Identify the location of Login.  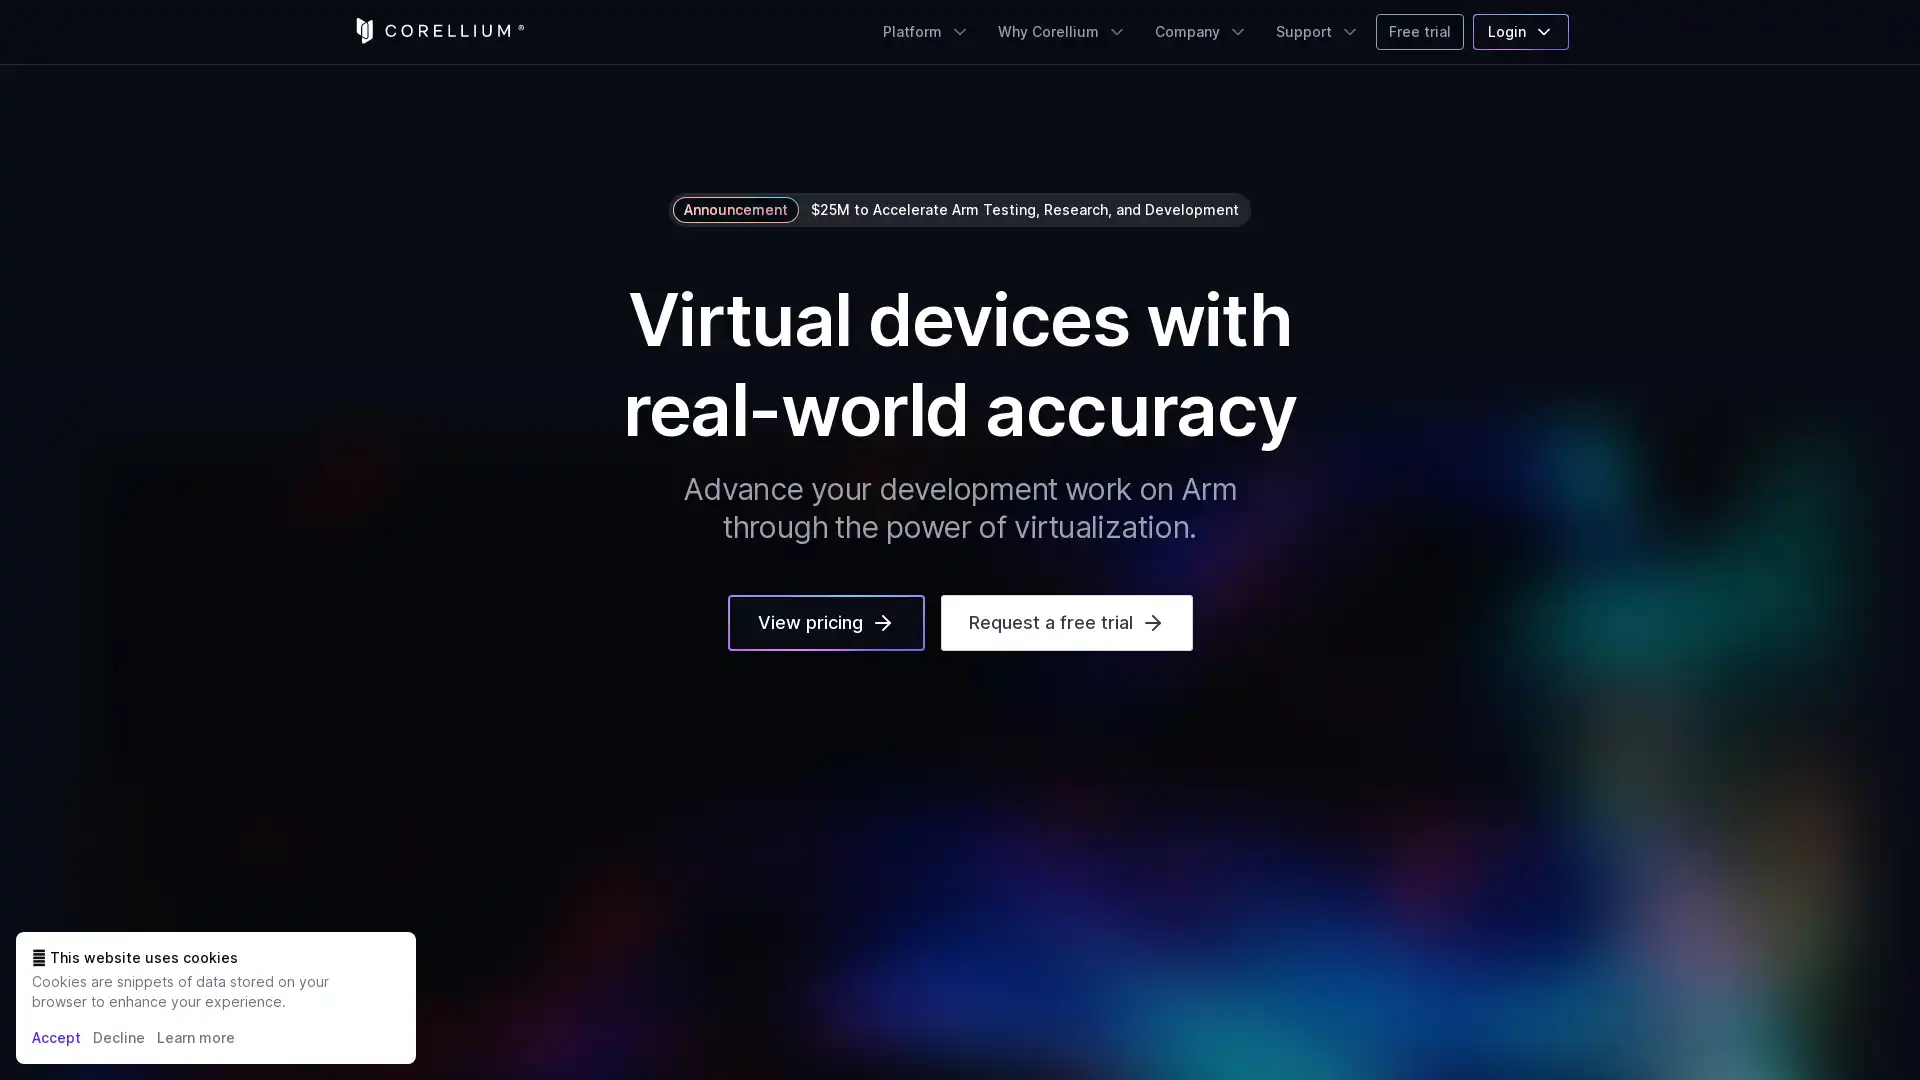
(1520, 31).